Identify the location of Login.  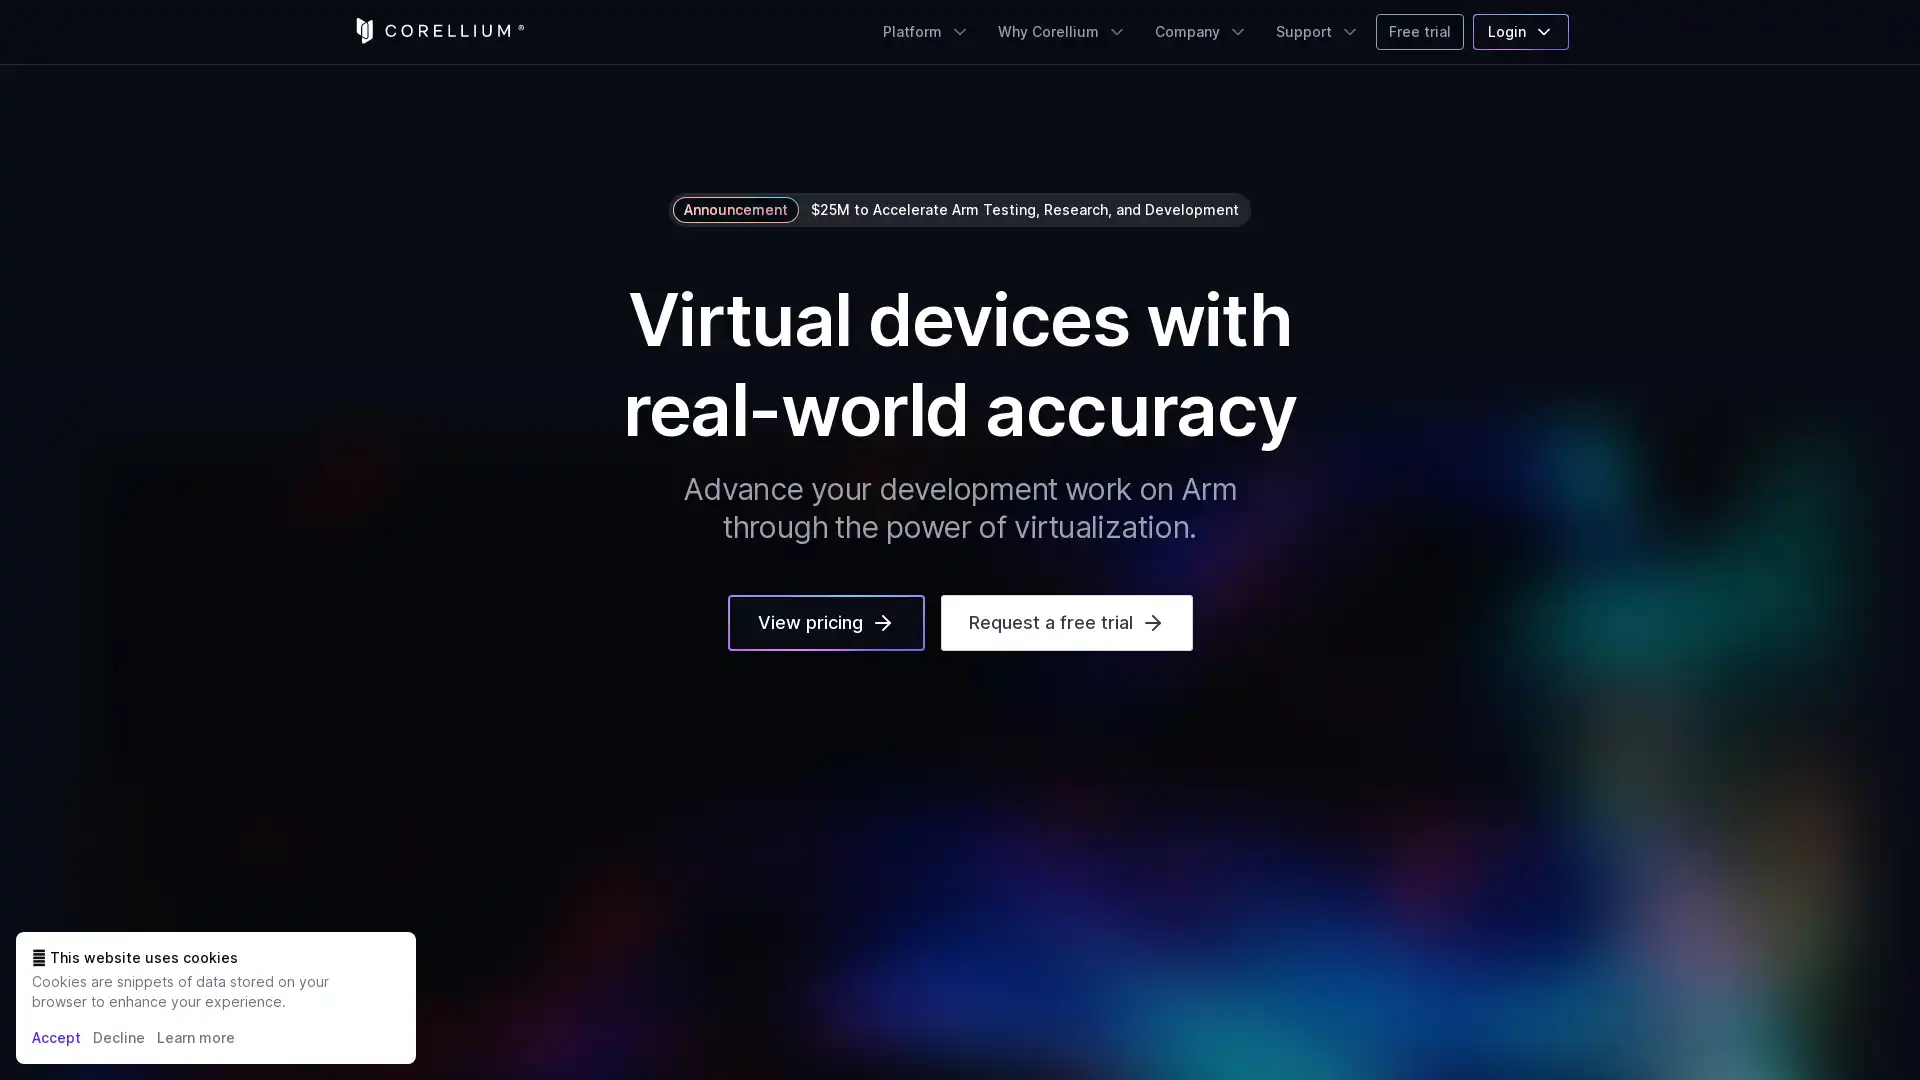
(1520, 31).